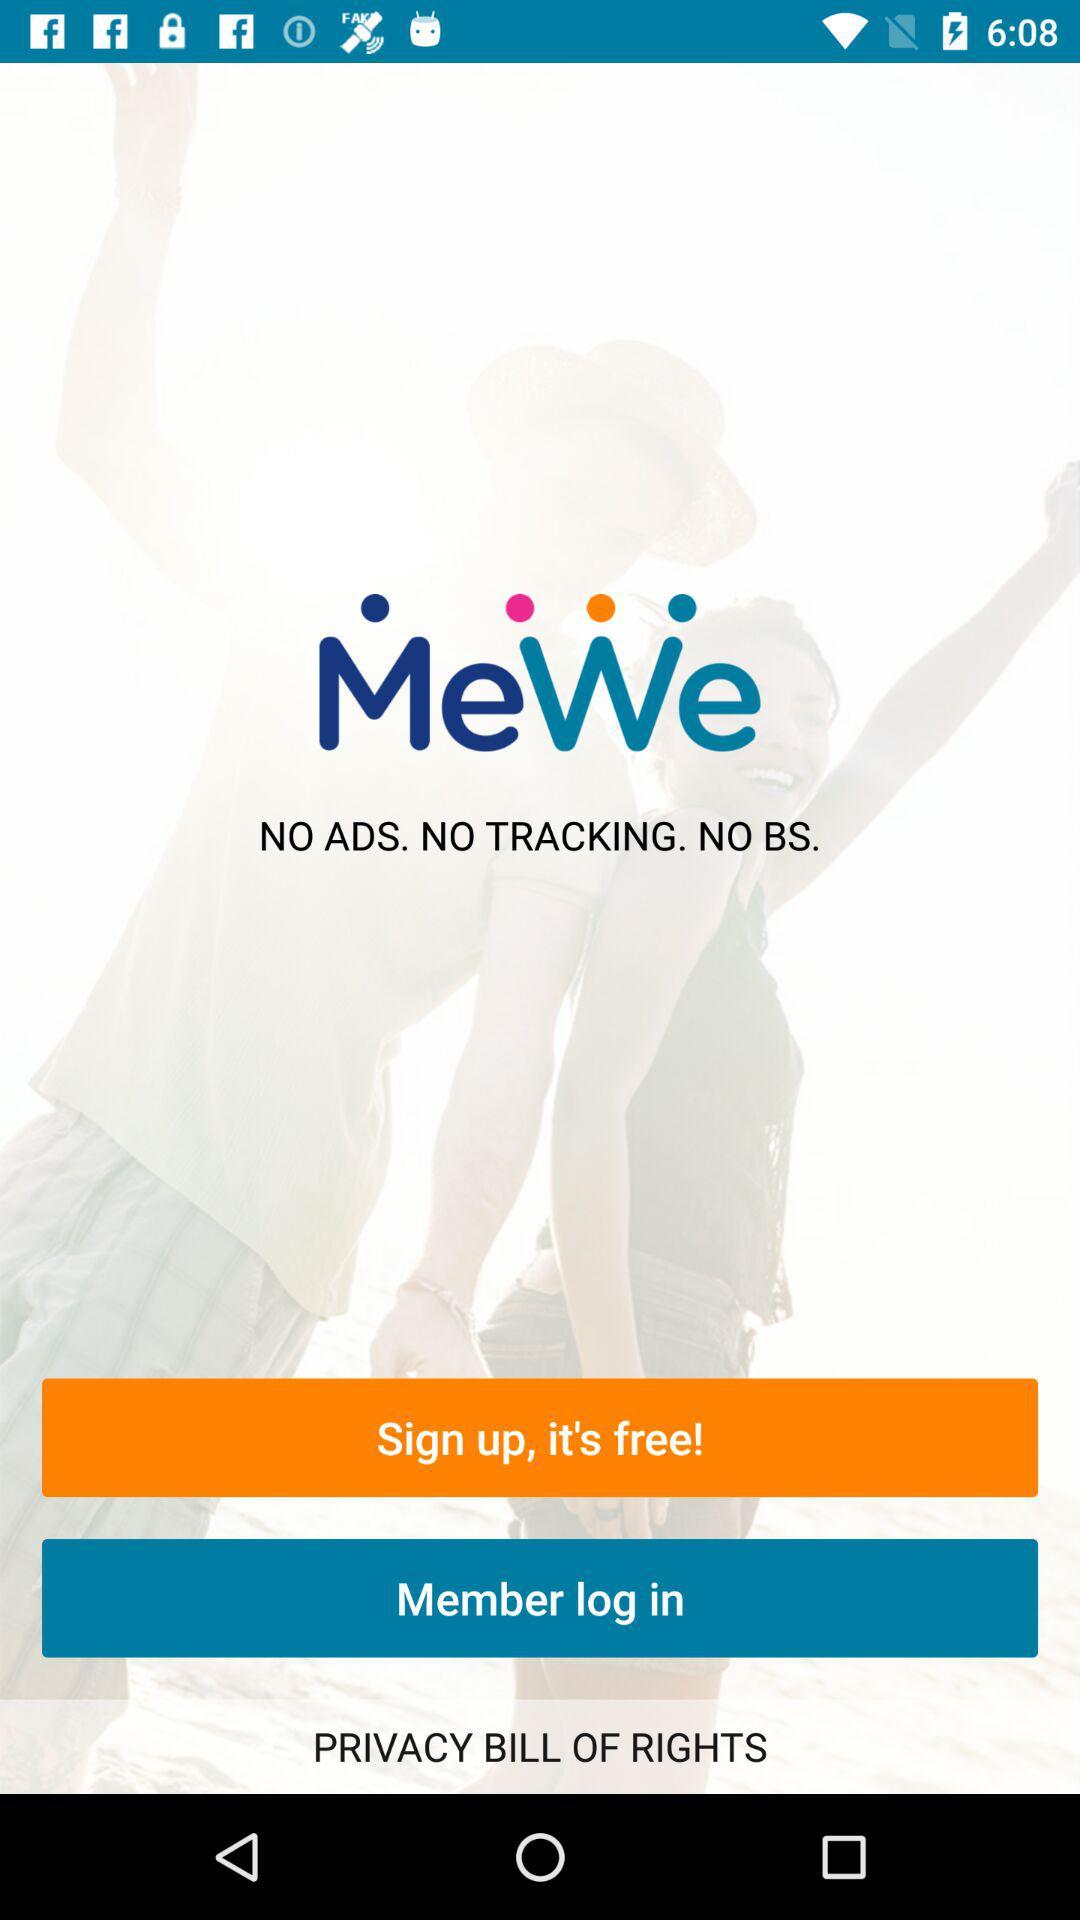 Image resolution: width=1080 pixels, height=1920 pixels. Describe the element at coordinates (540, 1745) in the screenshot. I see `privacy bill of` at that location.